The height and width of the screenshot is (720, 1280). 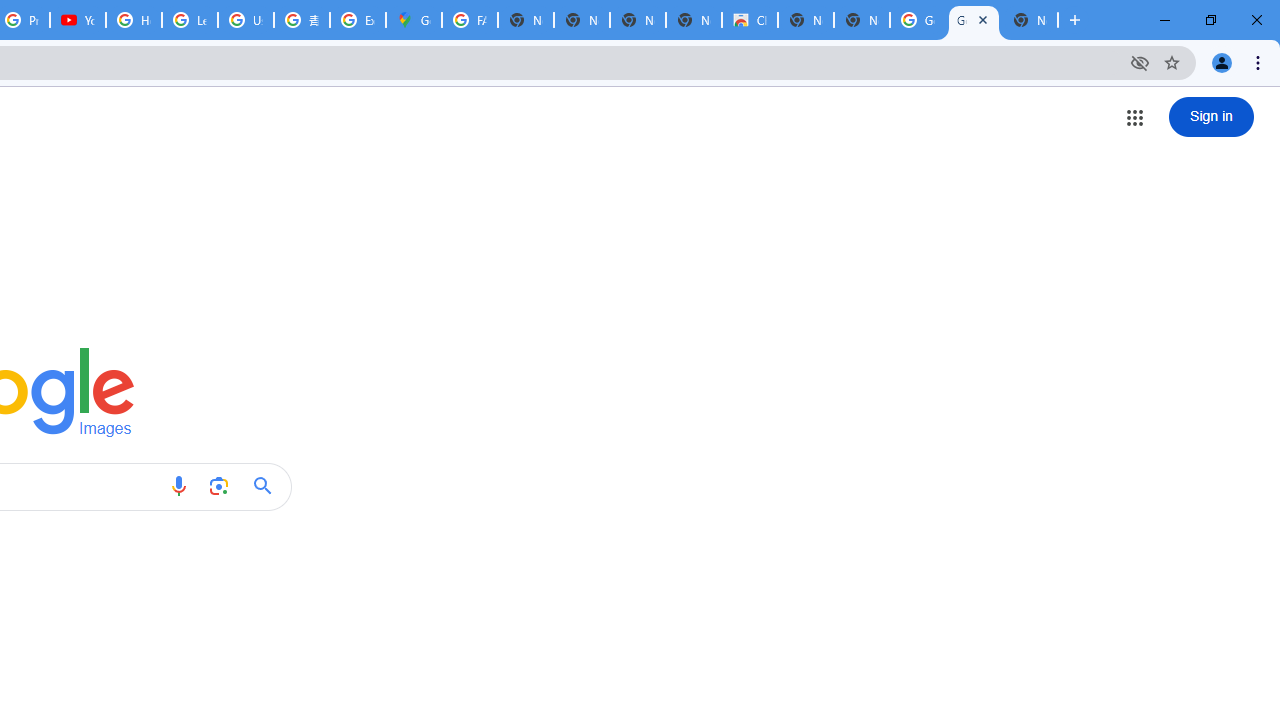 I want to click on 'Chrome Web Store', so click(x=749, y=20).